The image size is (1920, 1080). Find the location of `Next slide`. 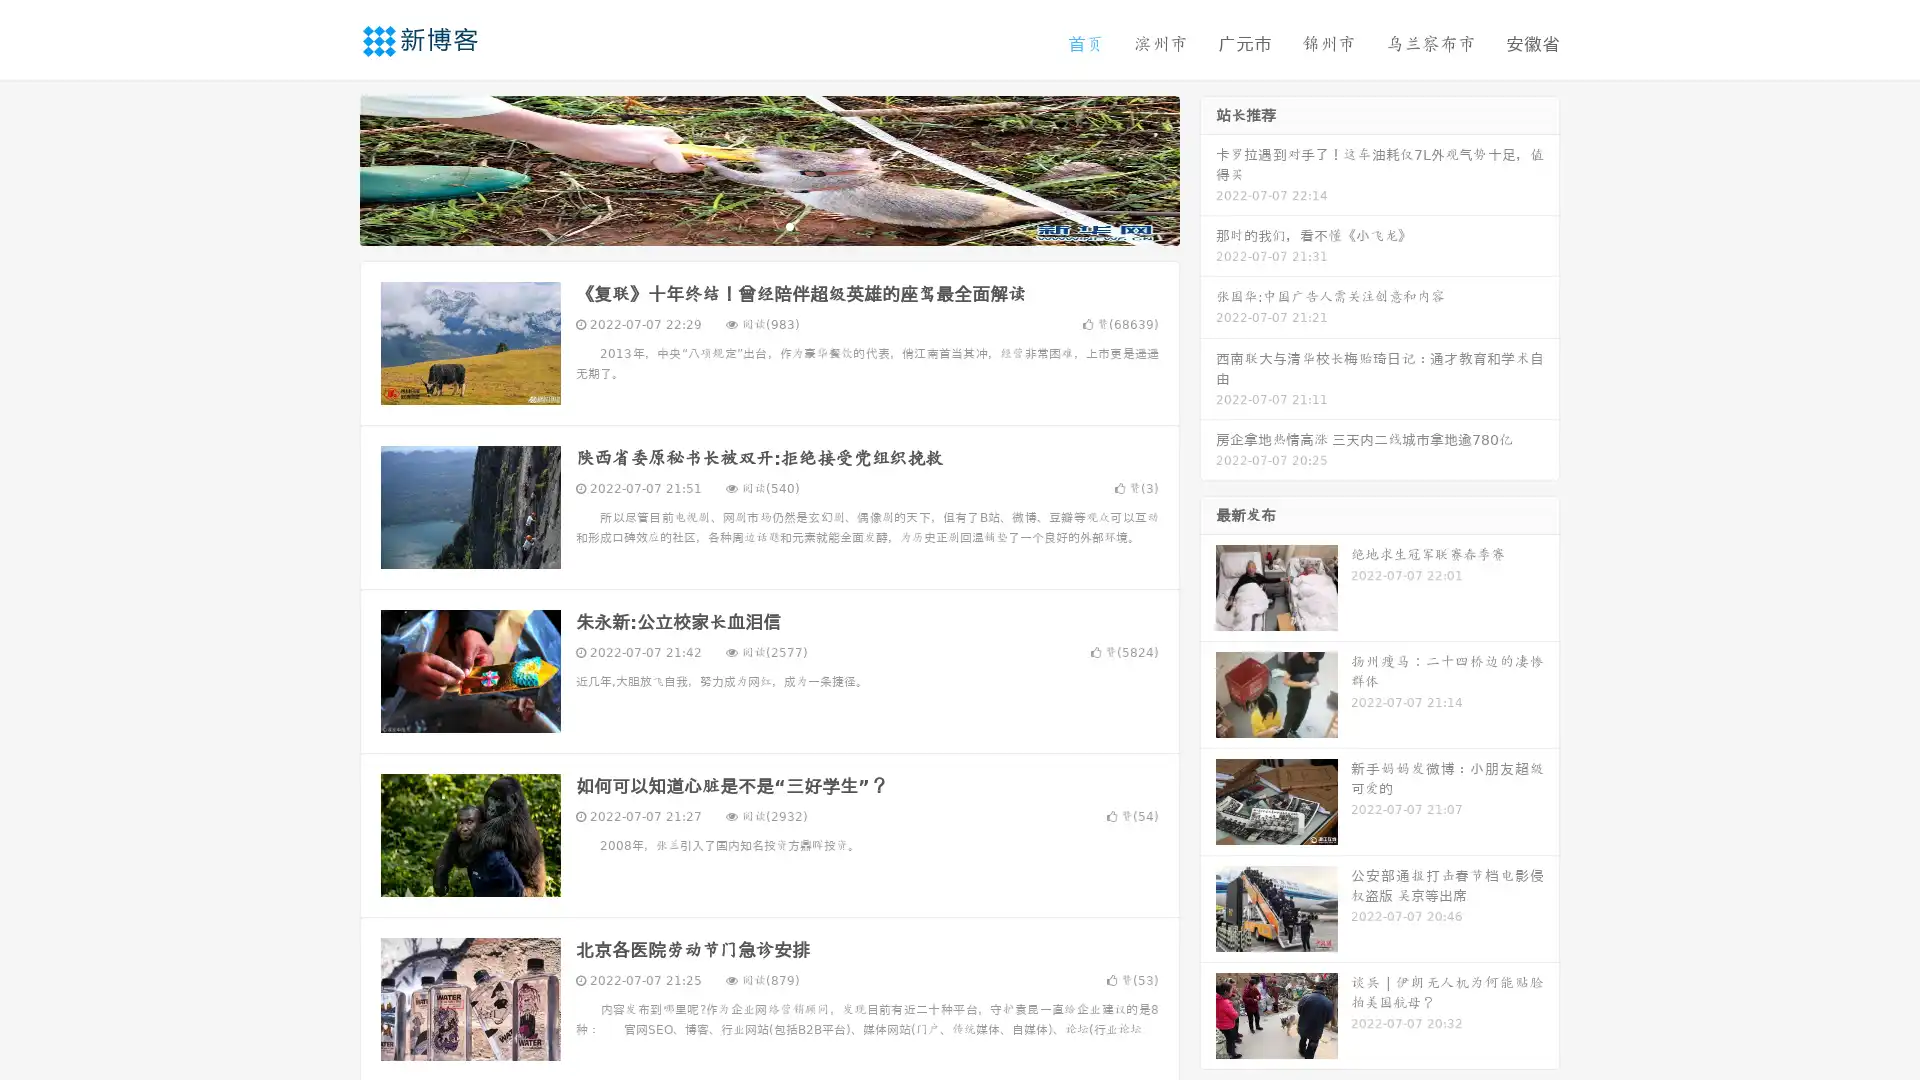

Next slide is located at coordinates (1208, 168).